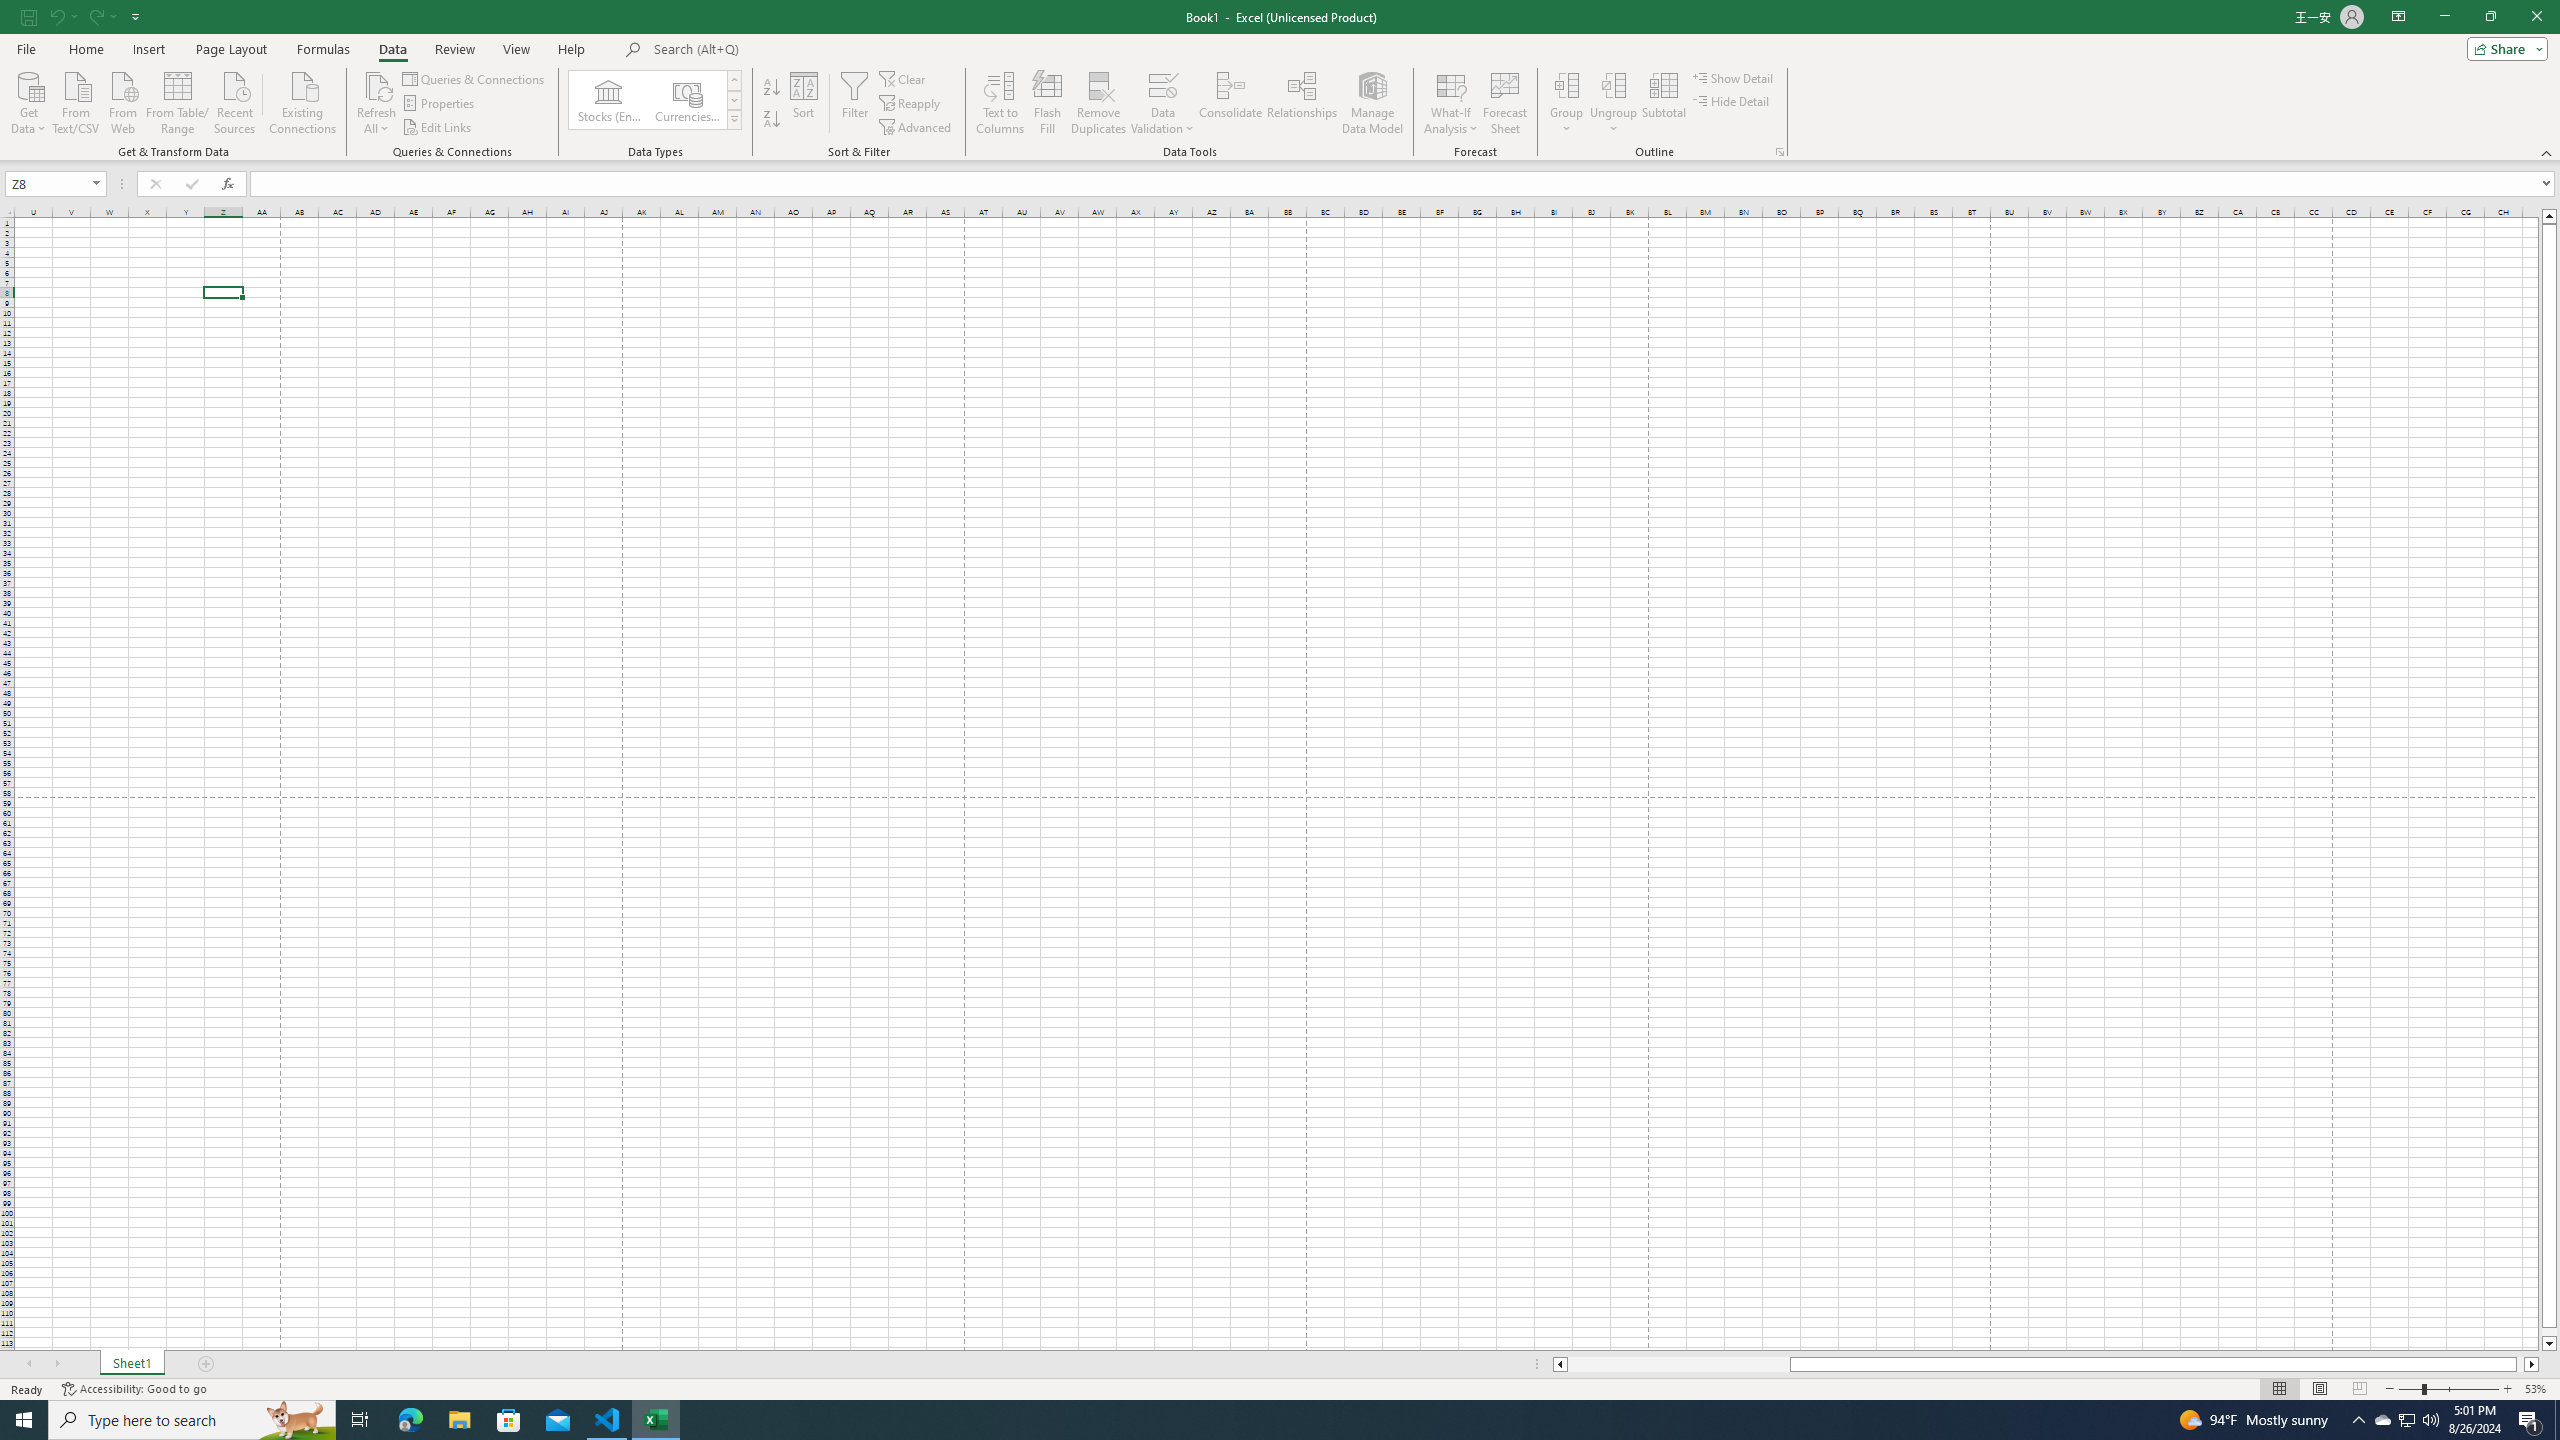 This screenshot has width=2560, height=1440. I want to click on 'Sheet1', so click(130, 1363).